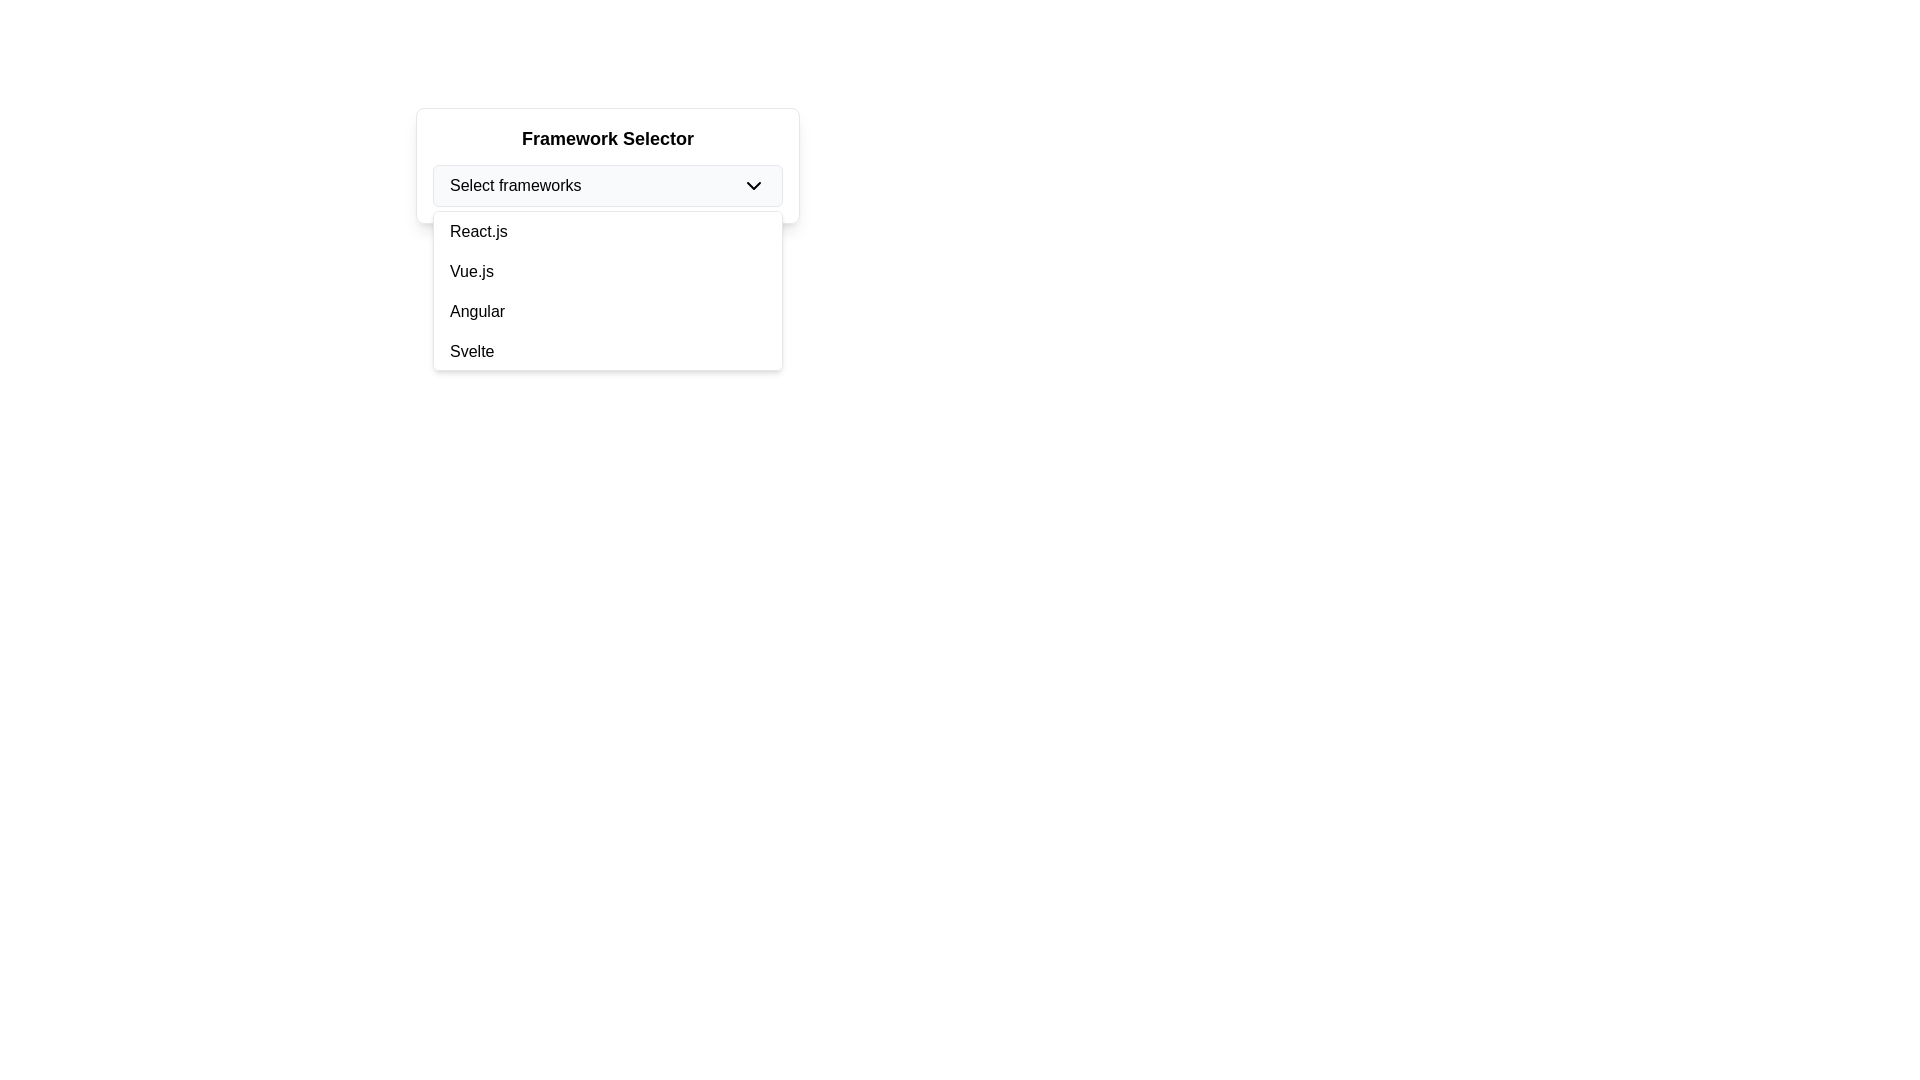 This screenshot has height=1080, width=1920. Describe the element at coordinates (607, 164) in the screenshot. I see `the dropdown menu labeled 'Select frameworks' under the title 'Framework Selector'` at that location.